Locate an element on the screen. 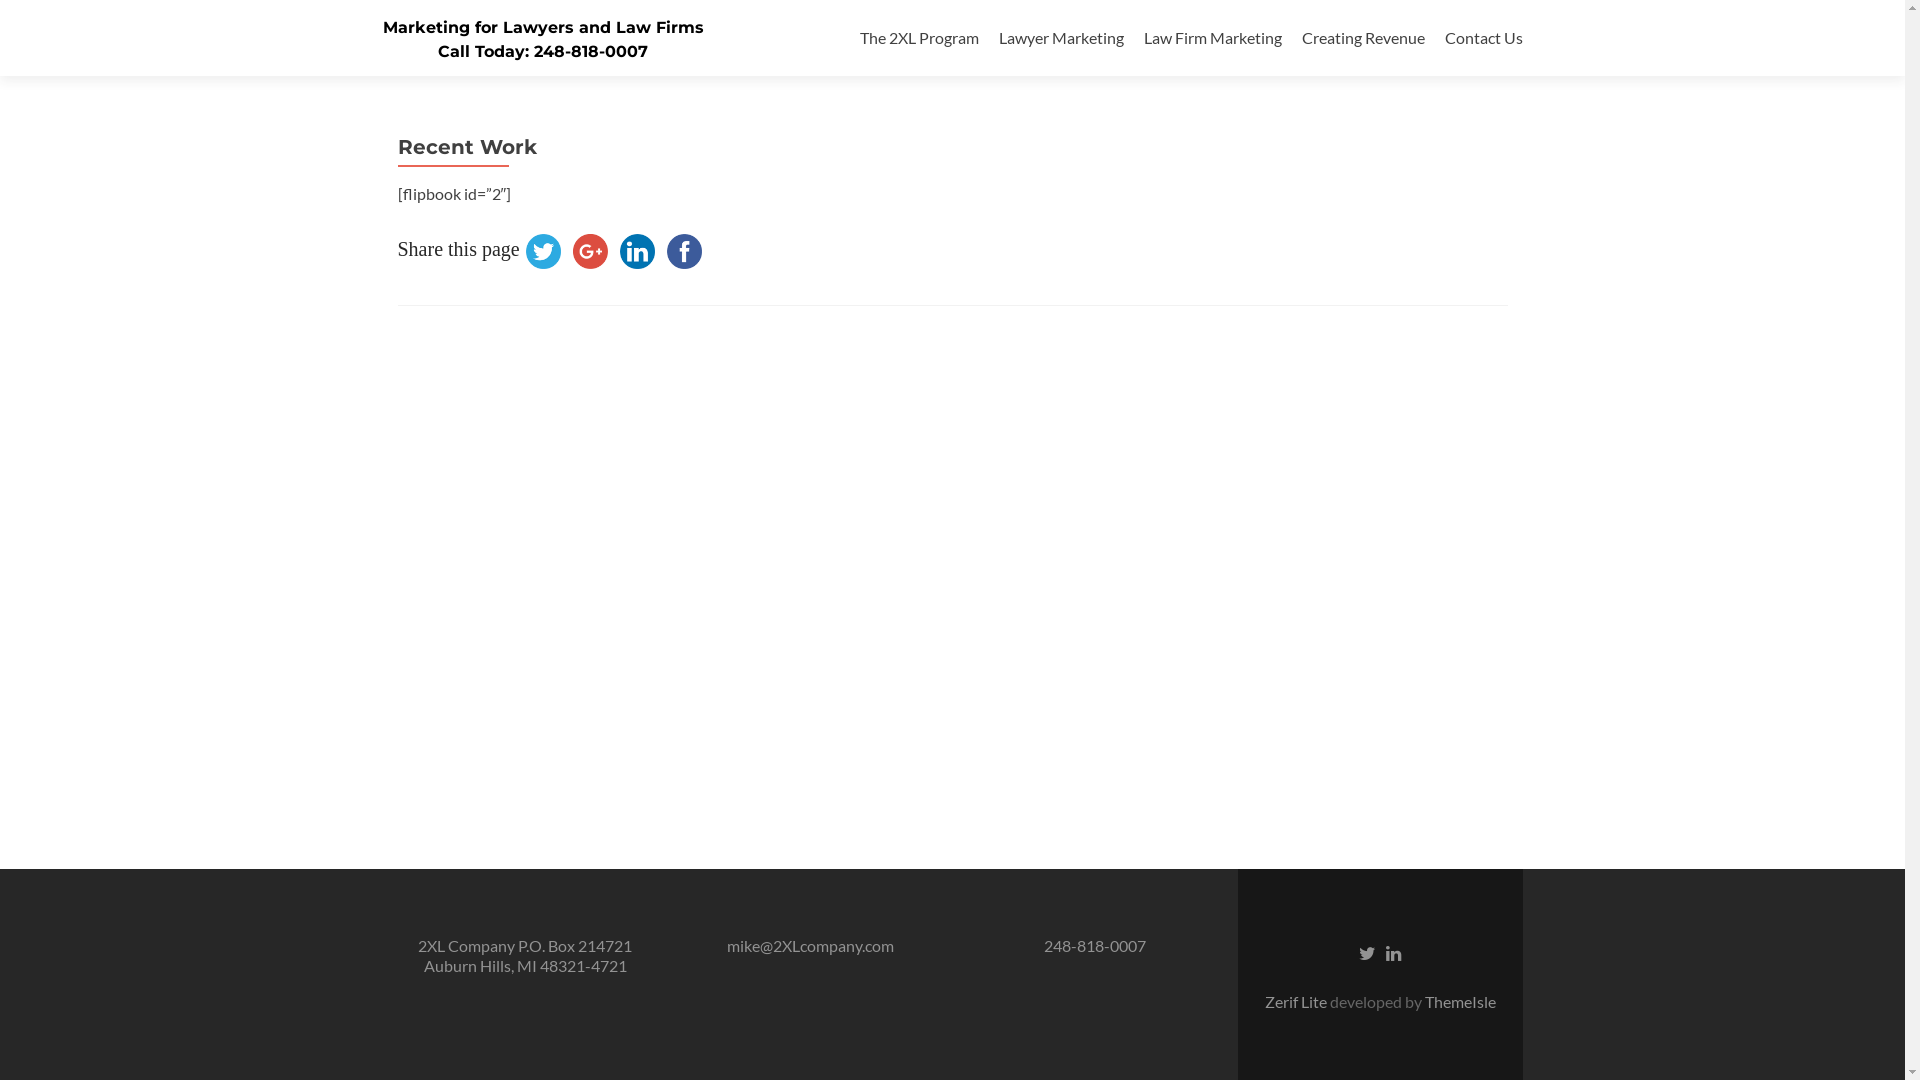  'google' is located at coordinates (589, 250).